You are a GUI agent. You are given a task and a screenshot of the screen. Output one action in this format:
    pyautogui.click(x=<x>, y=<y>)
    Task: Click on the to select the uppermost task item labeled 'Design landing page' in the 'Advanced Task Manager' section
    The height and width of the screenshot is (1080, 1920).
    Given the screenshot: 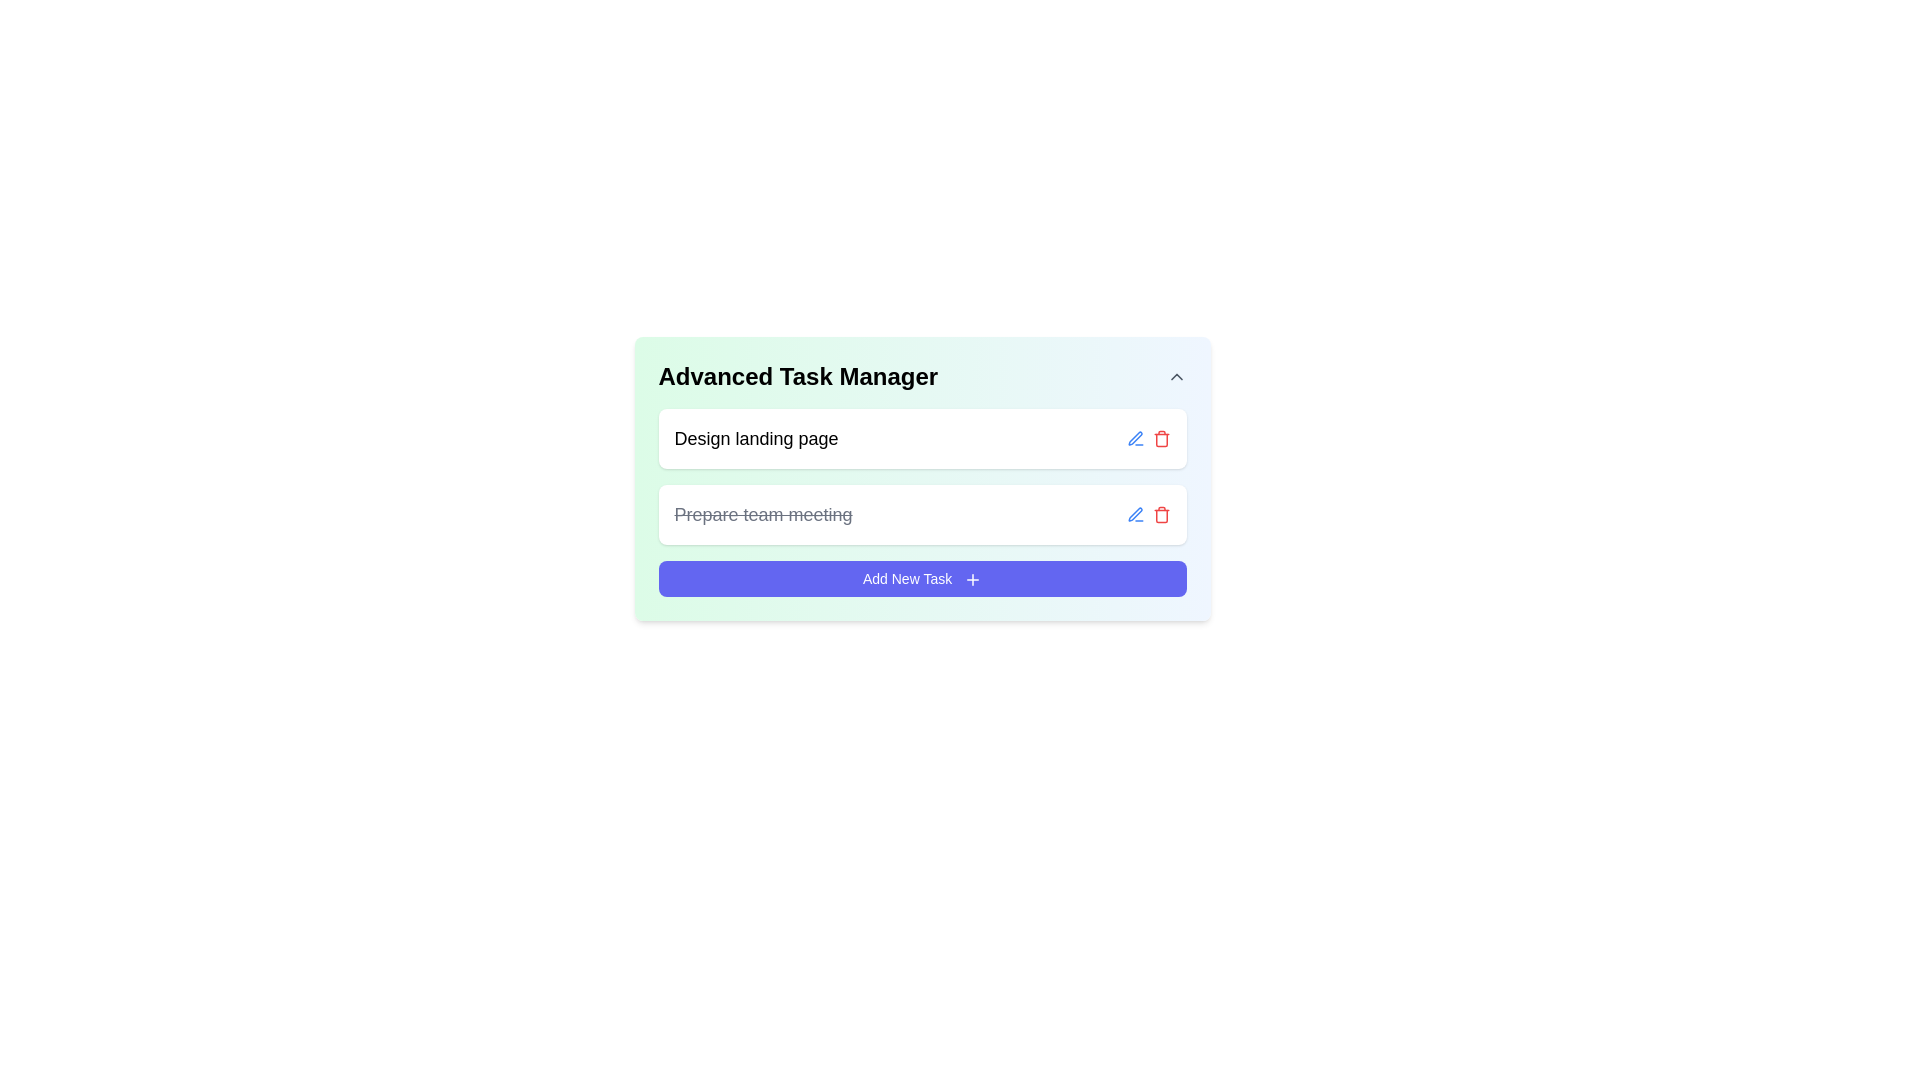 What is the action you would take?
    pyautogui.click(x=921, y=477)
    